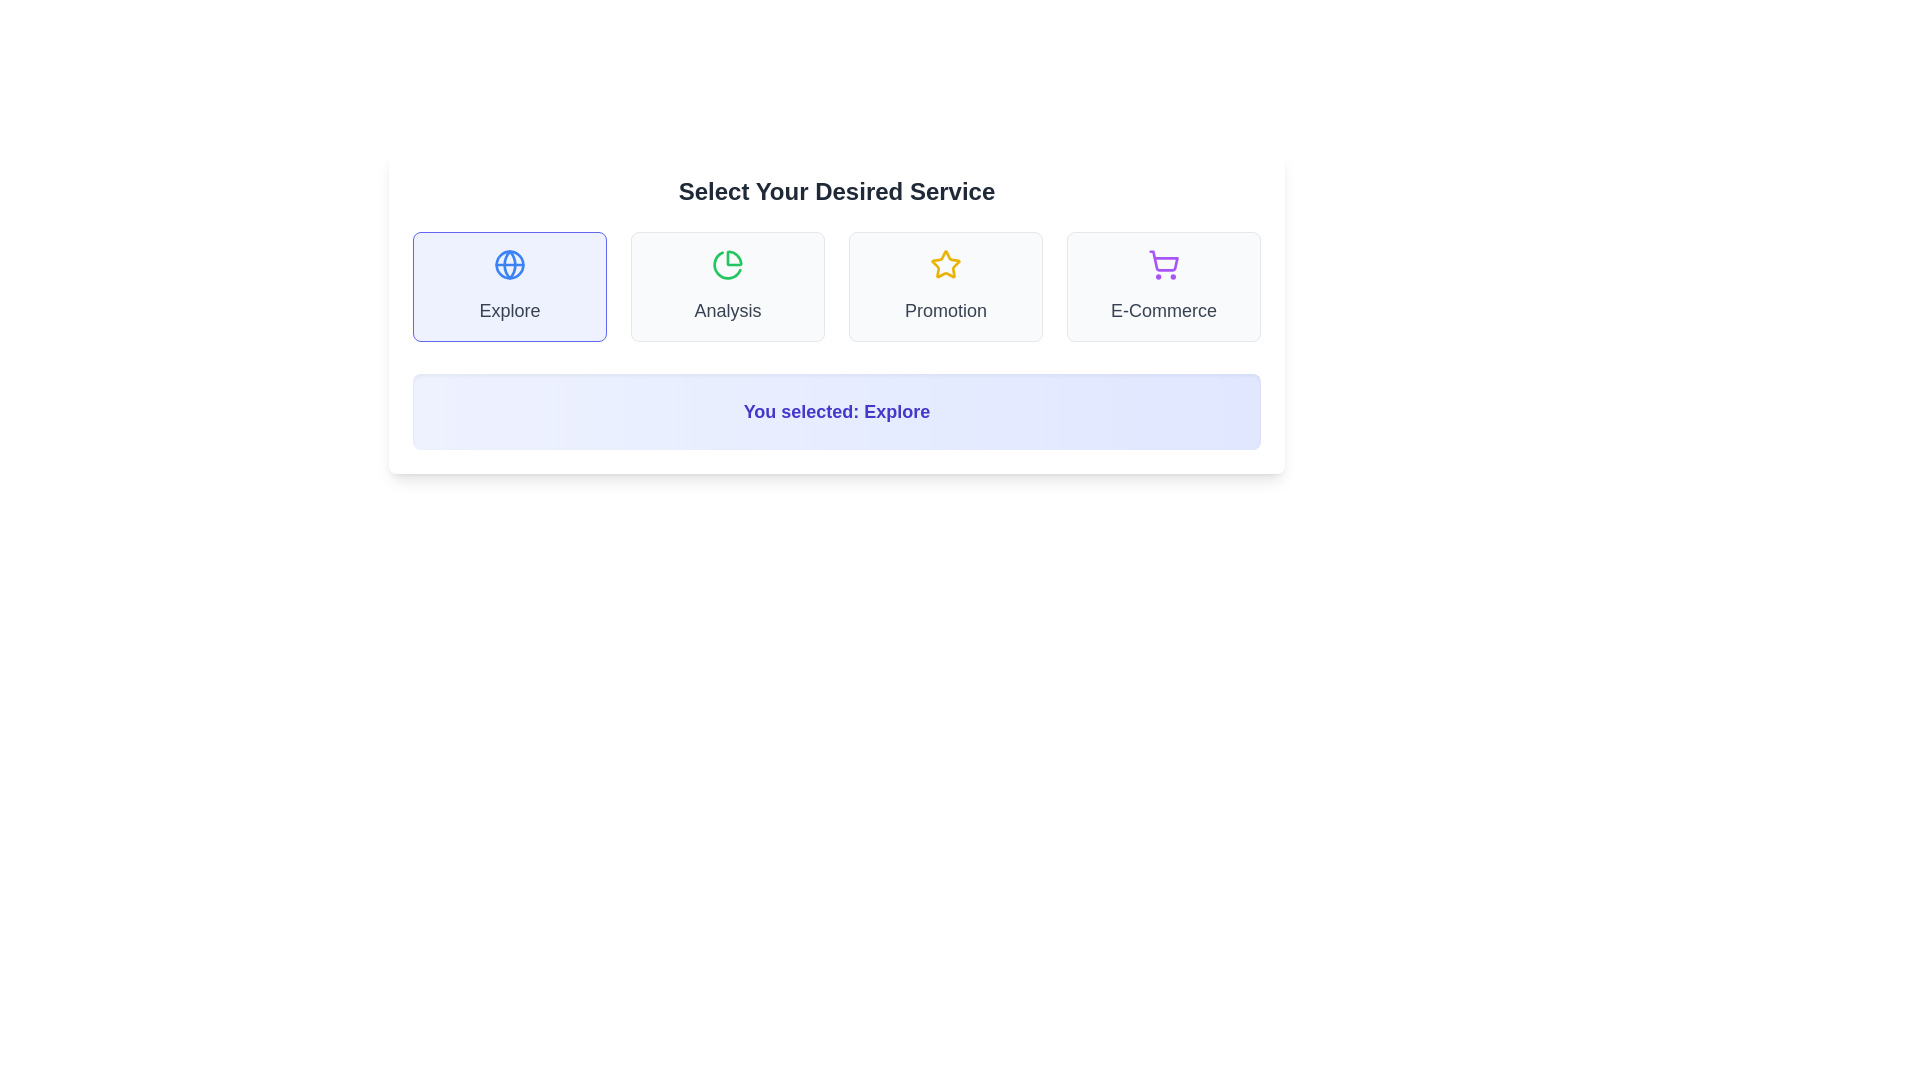 The image size is (1920, 1080). I want to click on the title text that introduces the content options, located at the top center of its panel, so click(836, 192).